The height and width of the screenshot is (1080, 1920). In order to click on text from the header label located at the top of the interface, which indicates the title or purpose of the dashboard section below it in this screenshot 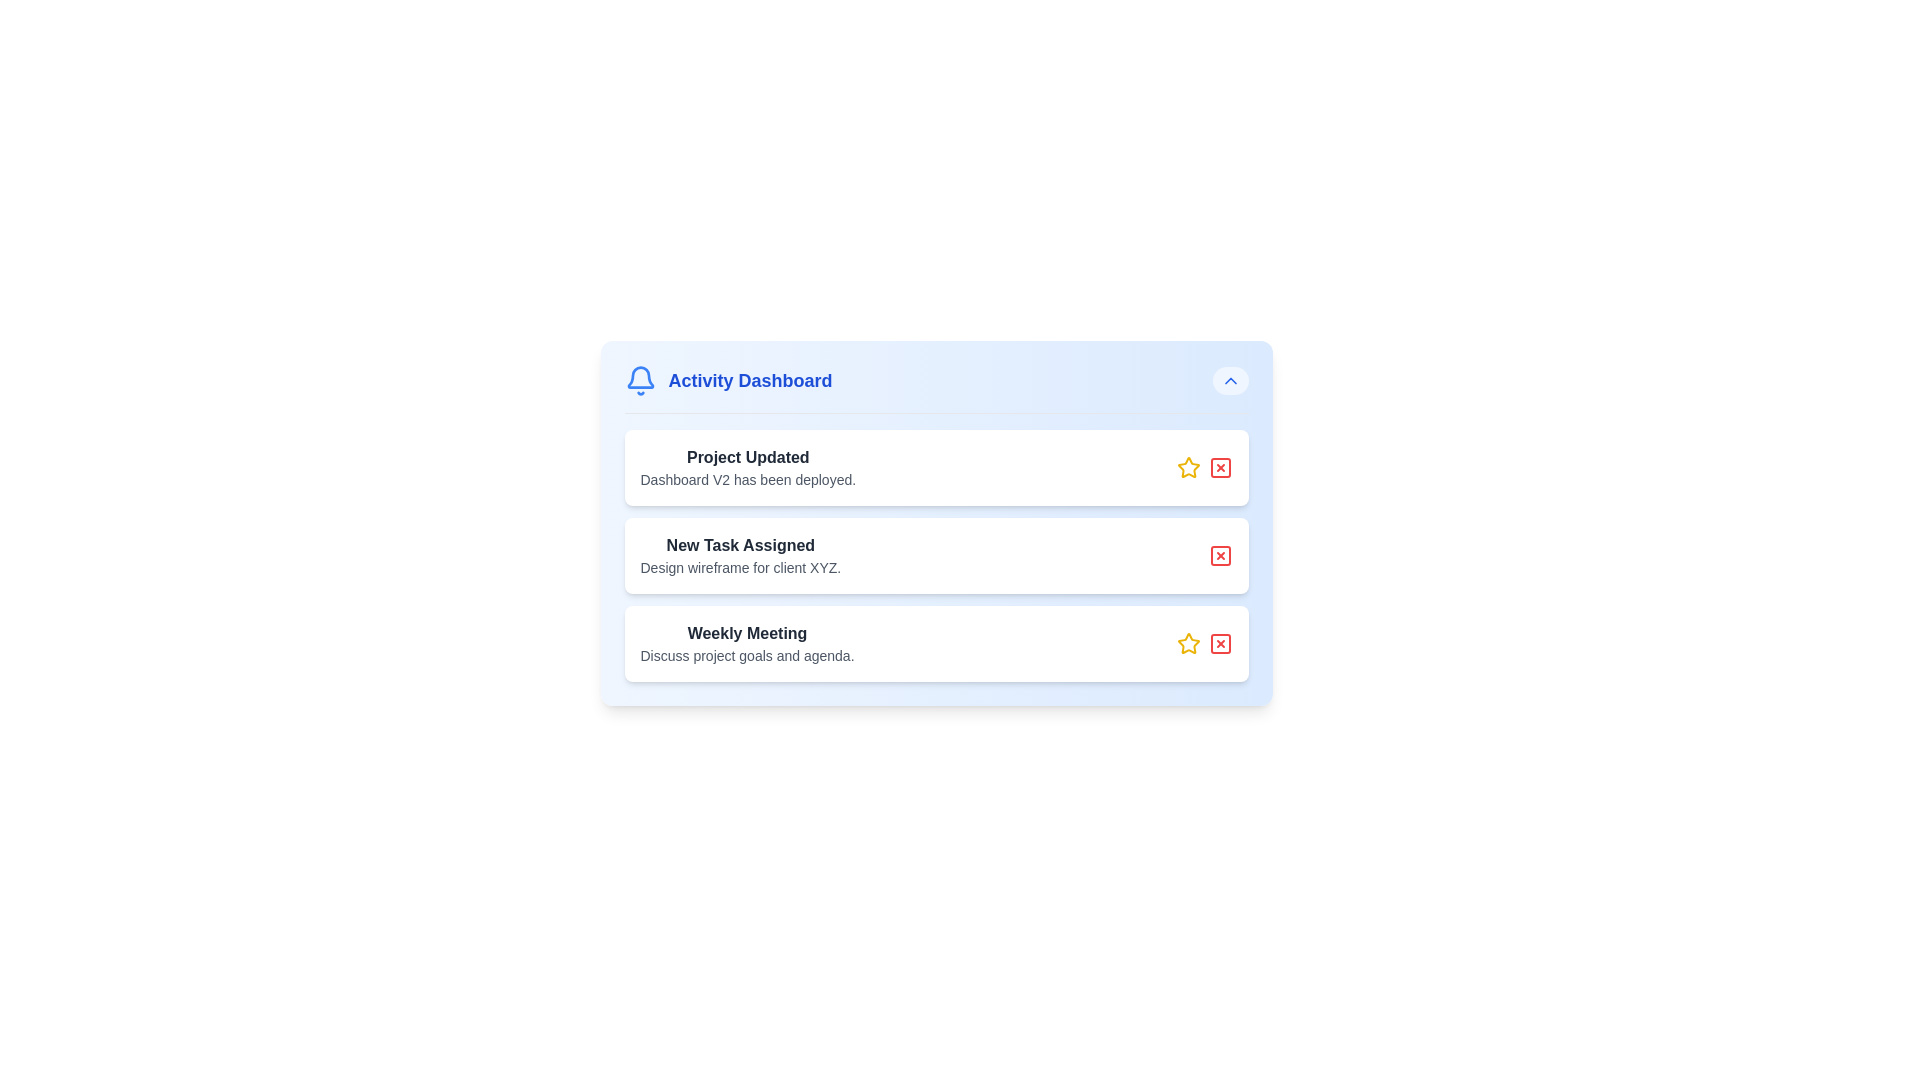, I will do `click(749, 381)`.